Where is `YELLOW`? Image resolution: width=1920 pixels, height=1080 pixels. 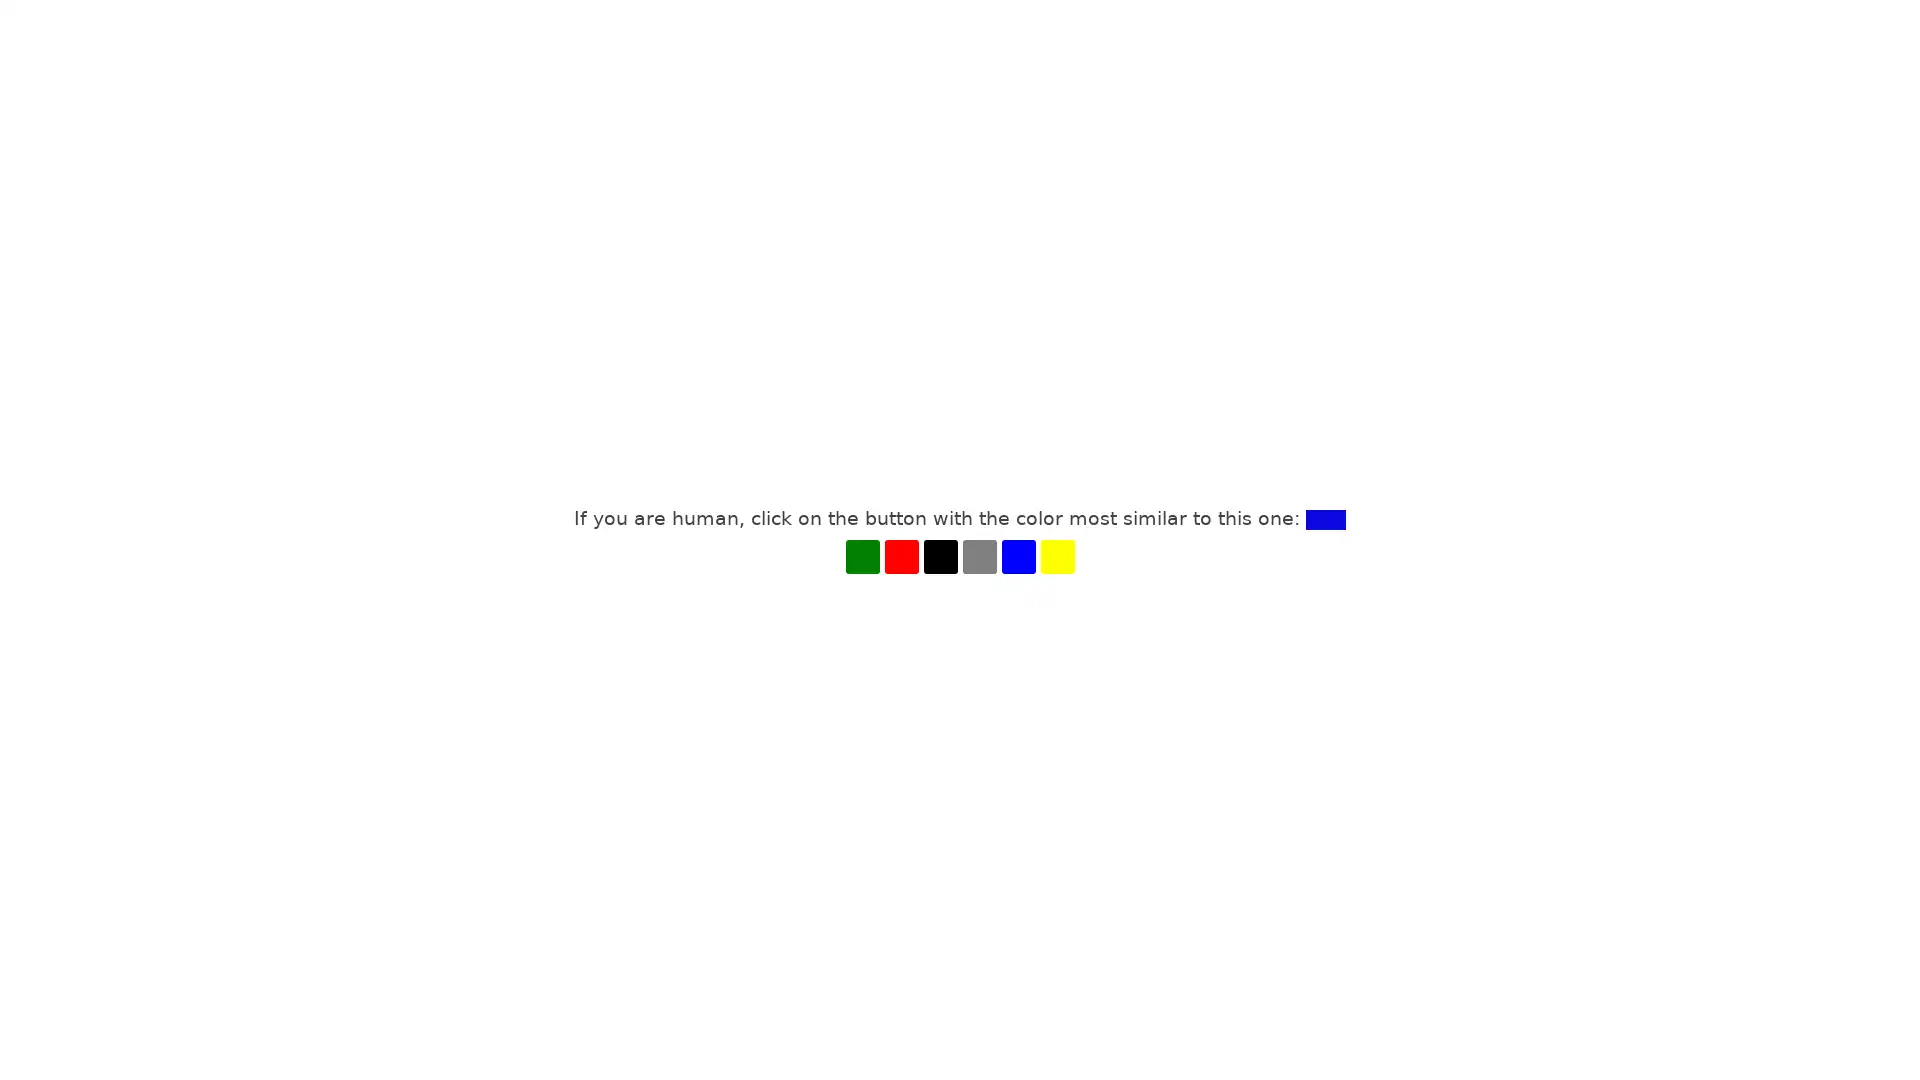
YELLOW is located at coordinates (1055, 555).